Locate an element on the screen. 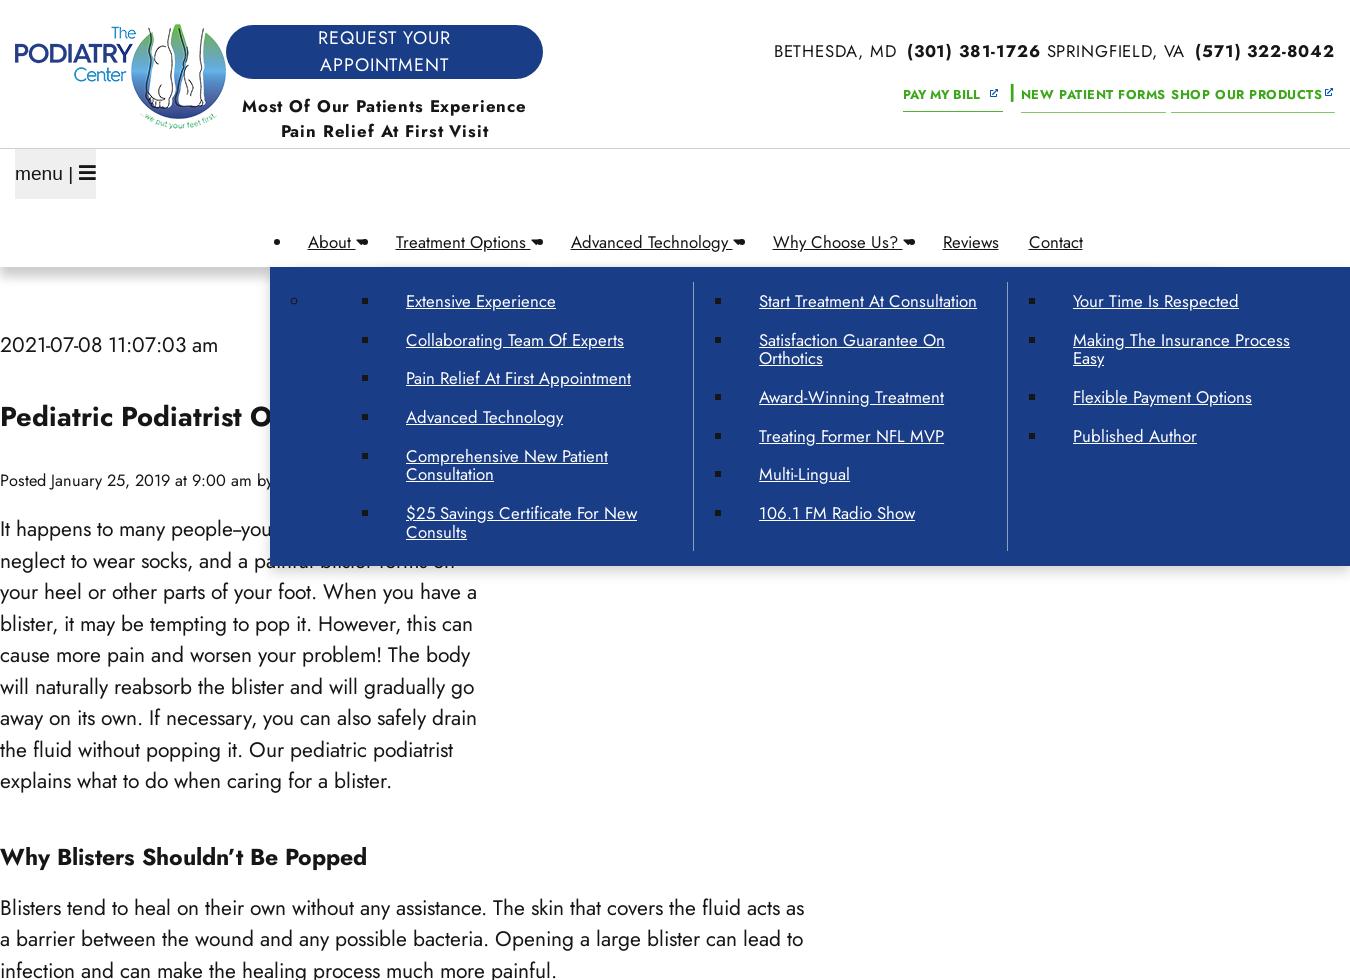 Image resolution: width=1350 pixels, height=980 pixels. 'Chevy Chase, MD' is located at coordinates (139, 741).